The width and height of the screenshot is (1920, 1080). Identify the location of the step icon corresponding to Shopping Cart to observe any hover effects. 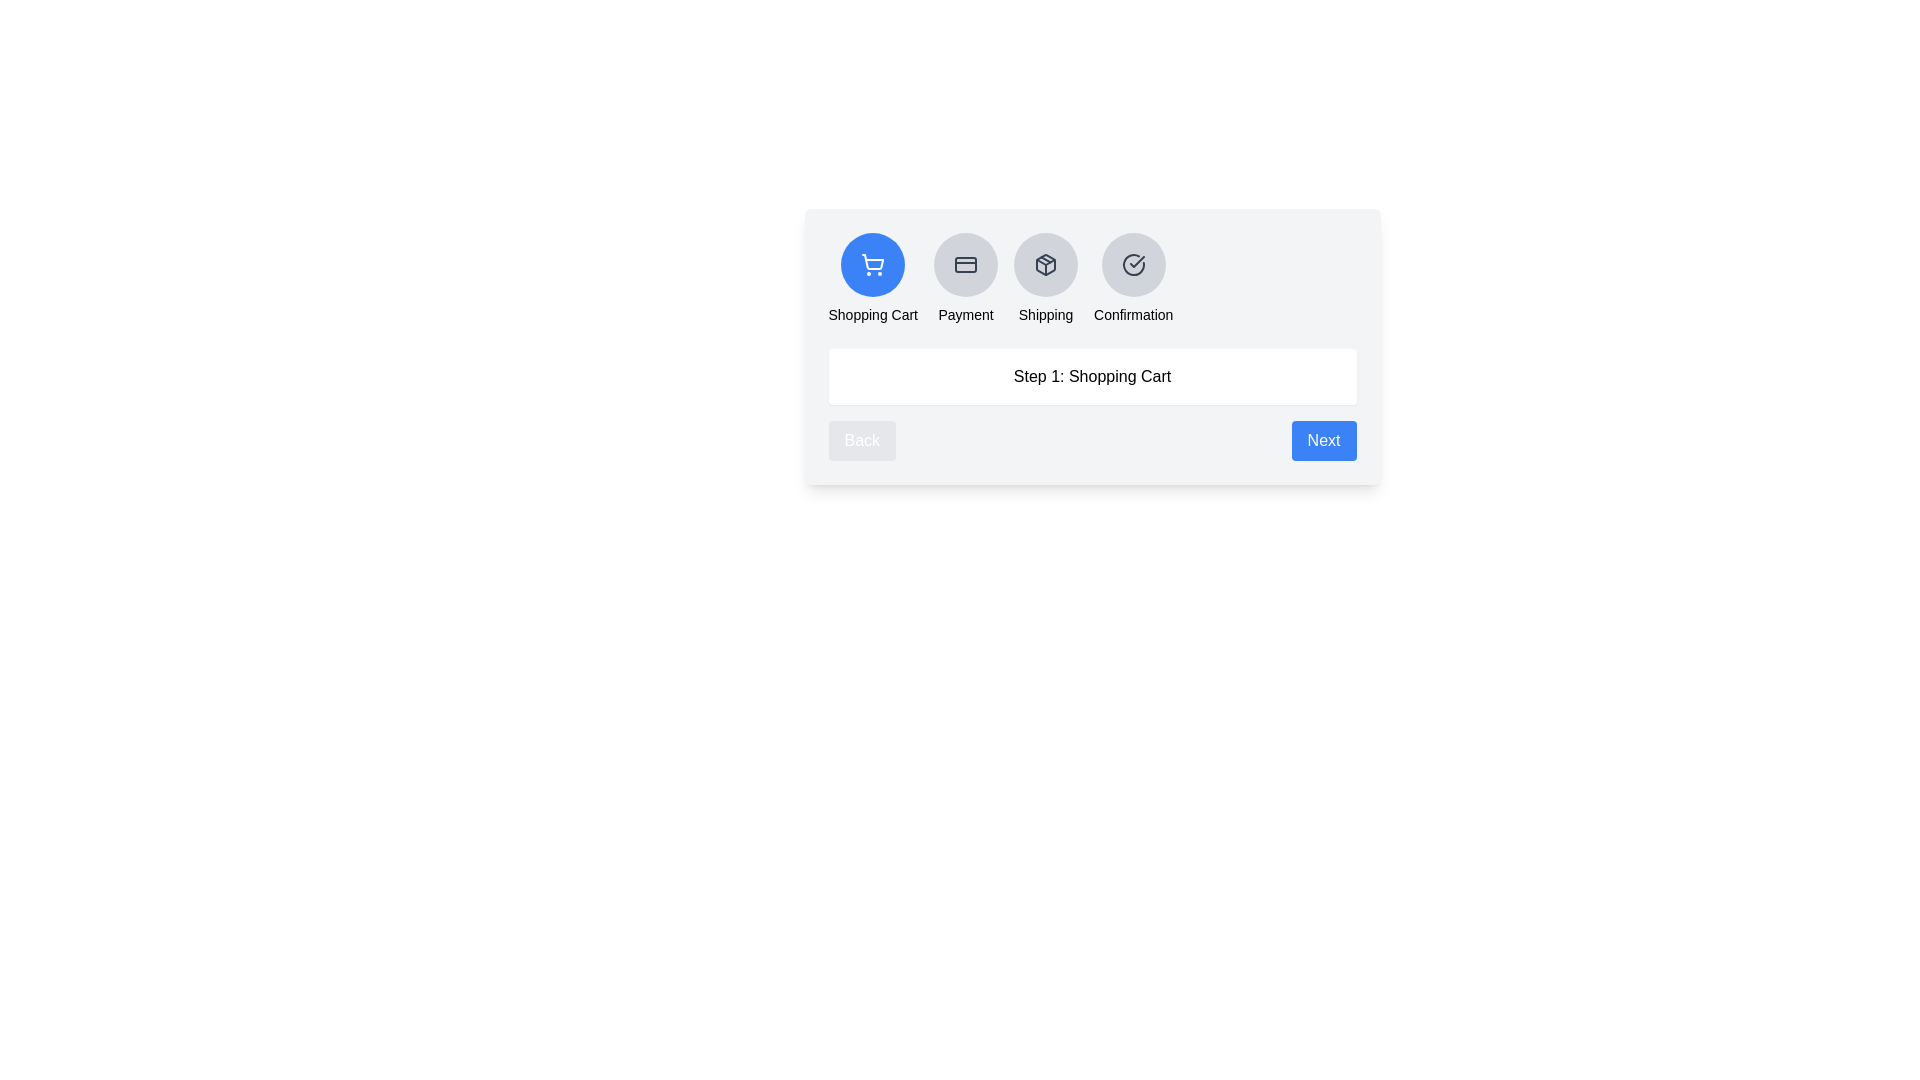
(873, 264).